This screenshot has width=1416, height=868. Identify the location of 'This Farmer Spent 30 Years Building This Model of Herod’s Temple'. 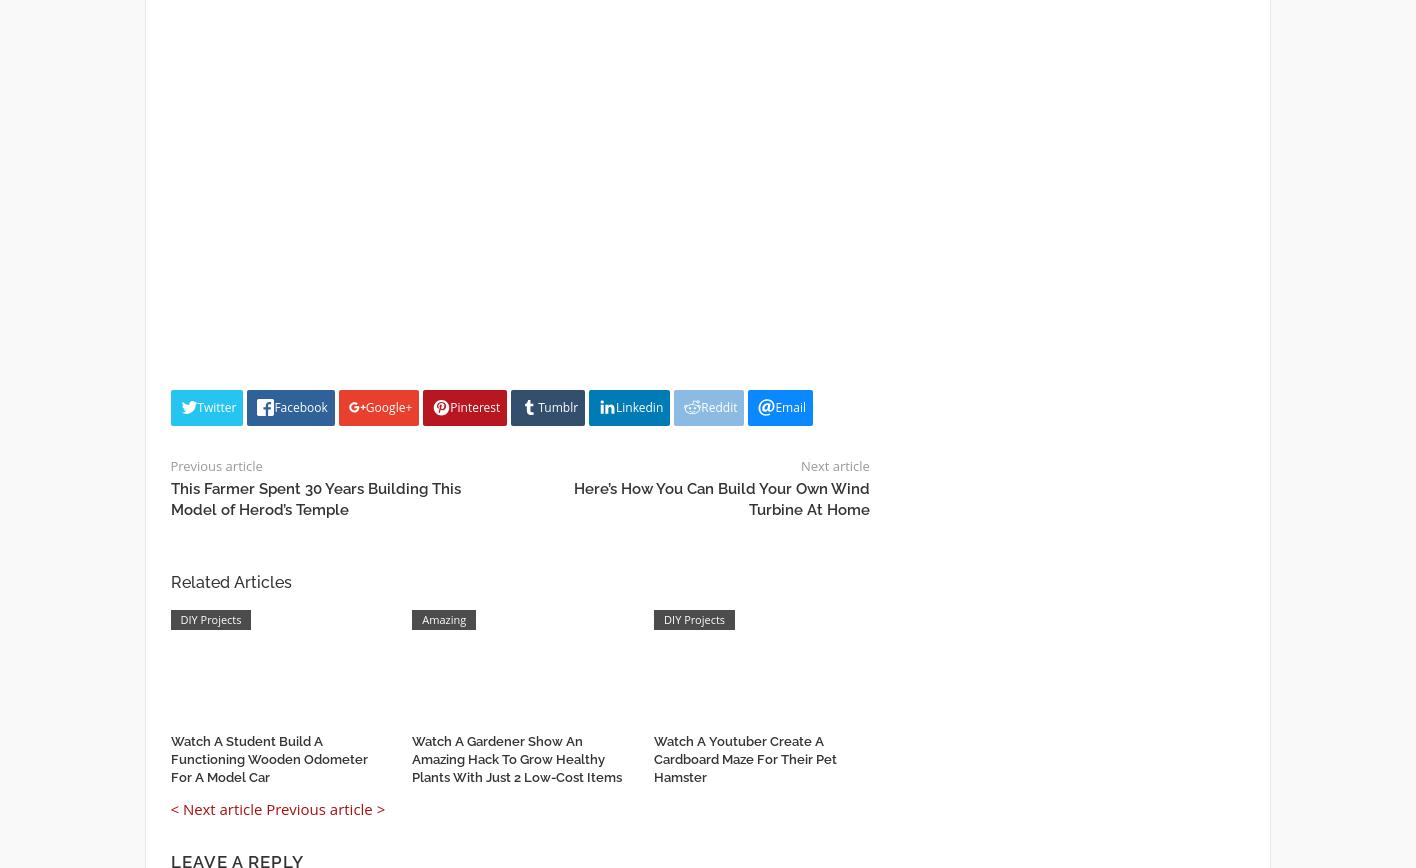
(314, 499).